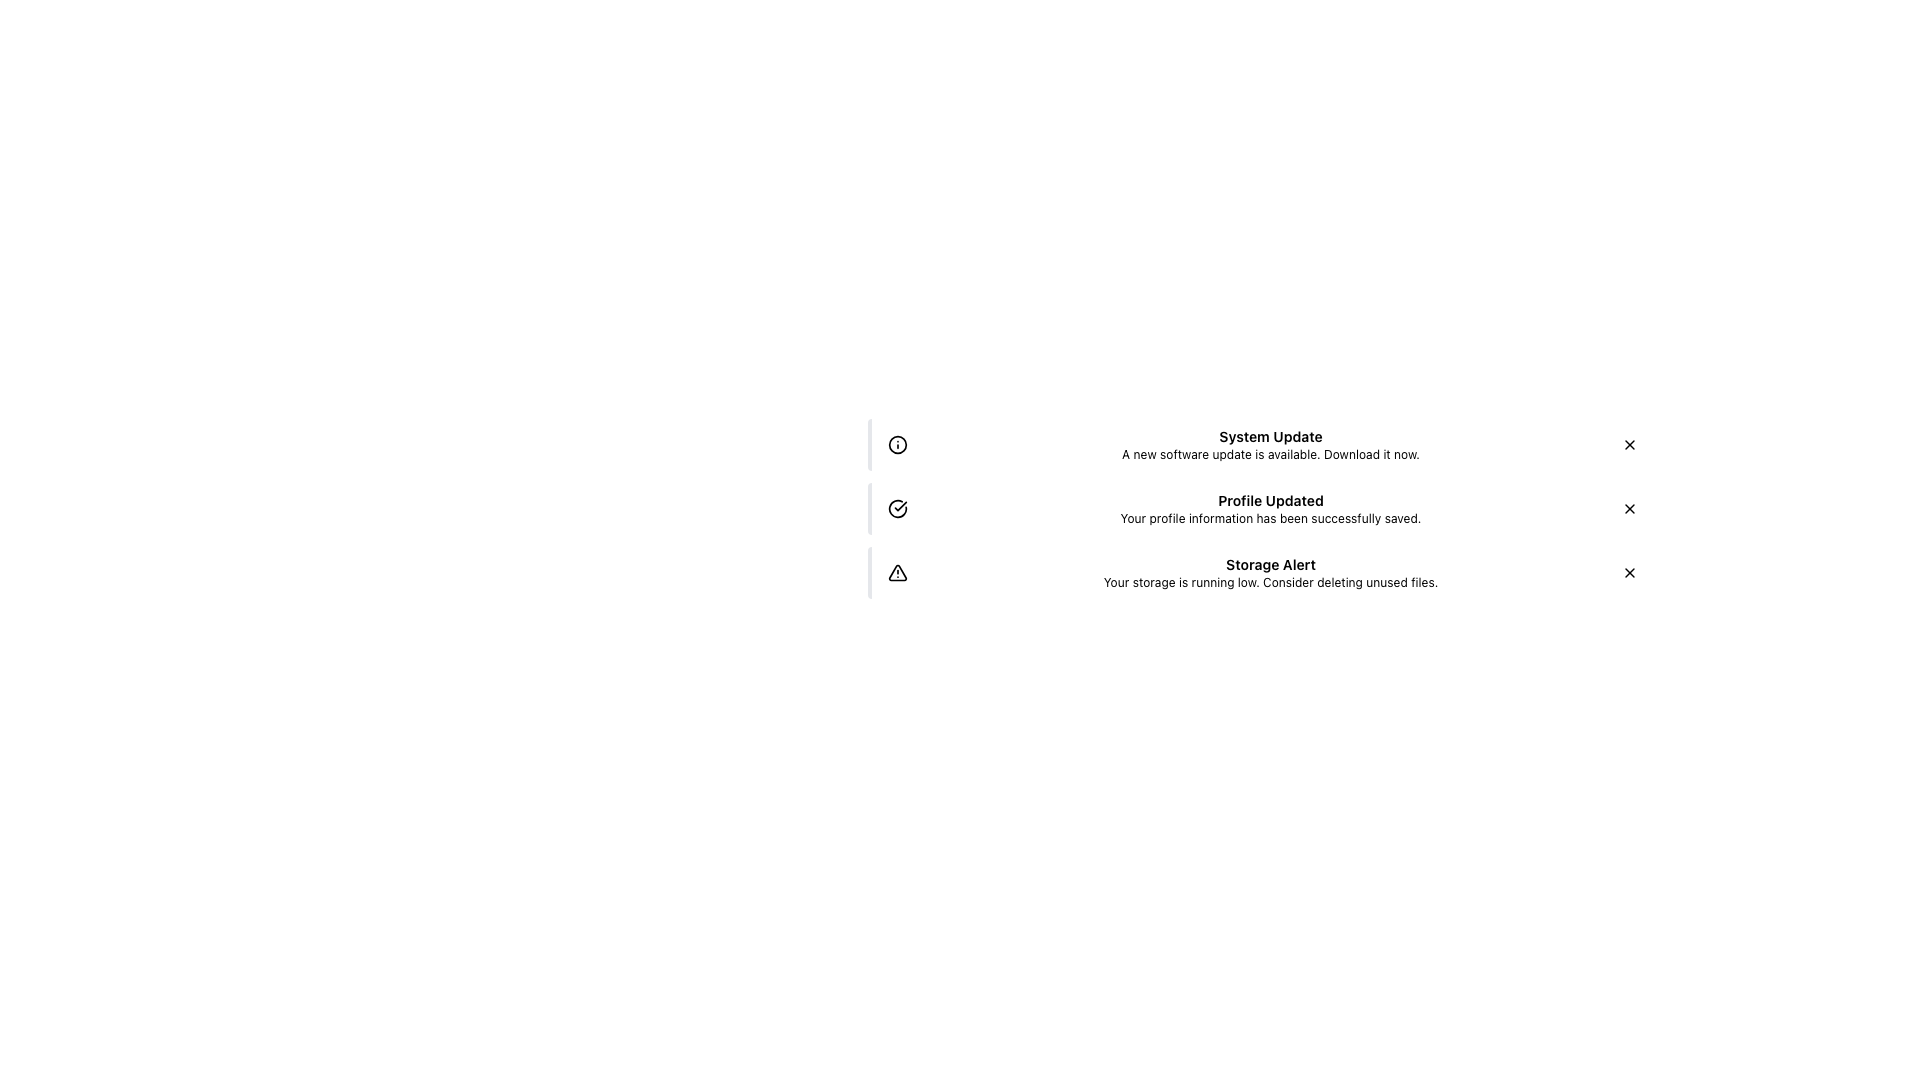 The width and height of the screenshot is (1920, 1080). What do you see at coordinates (1630, 443) in the screenshot?
I see `the close button represented by an 'X' icon in the 'System Update' notification` at bounding box center [1630, 443].